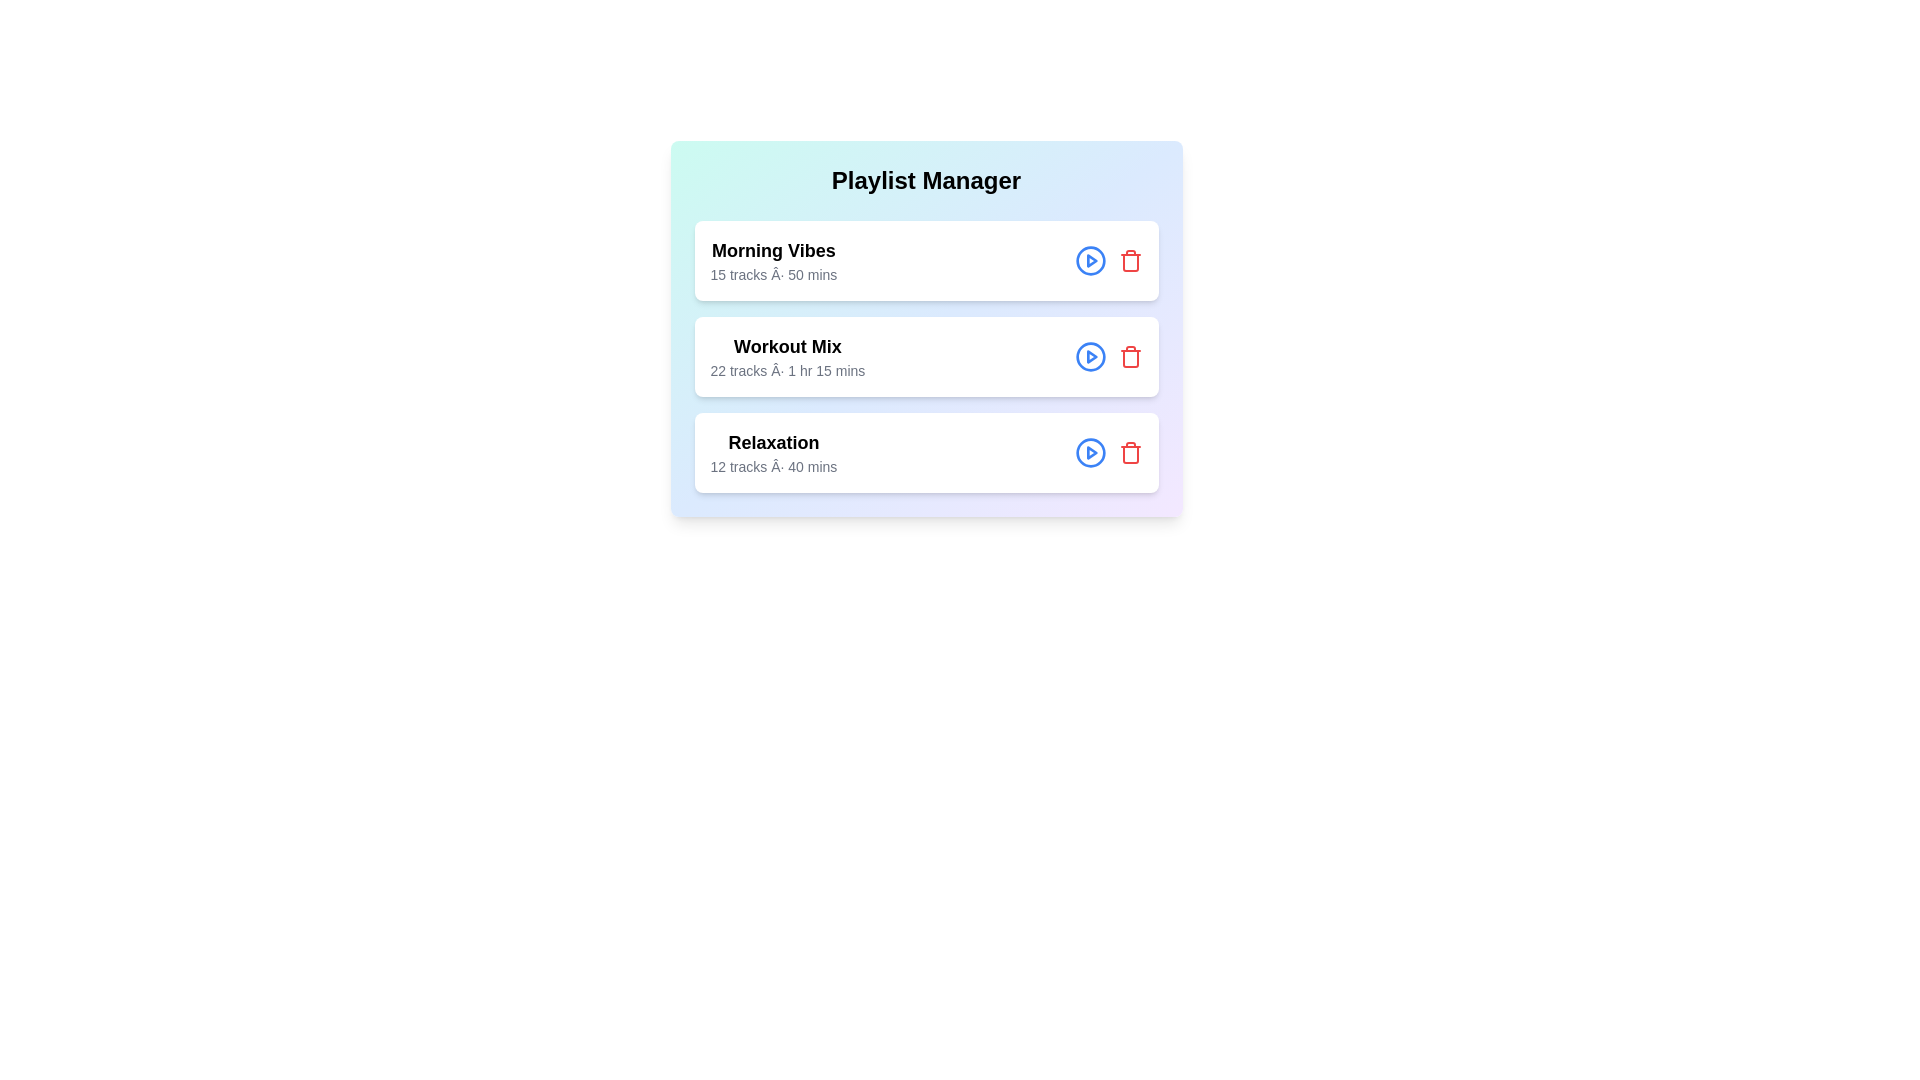 Image resolution: width=1920 pixels, height=1080 pixels. Describe the element at coordinates (1089, 260) in the screenshot. I see `play button for the playlist titled Morning Vibes` at that location.